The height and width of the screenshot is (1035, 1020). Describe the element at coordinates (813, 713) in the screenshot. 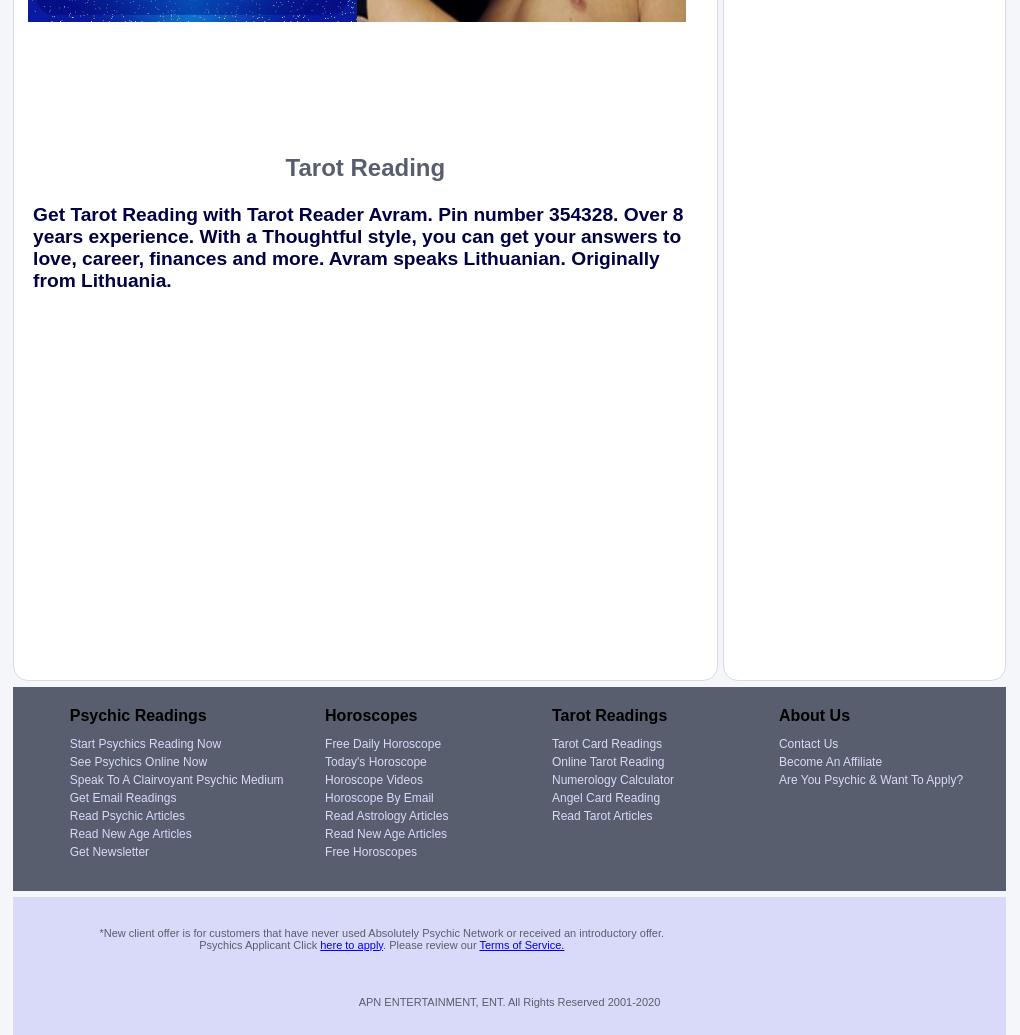

I see `'About Us'` at that location.